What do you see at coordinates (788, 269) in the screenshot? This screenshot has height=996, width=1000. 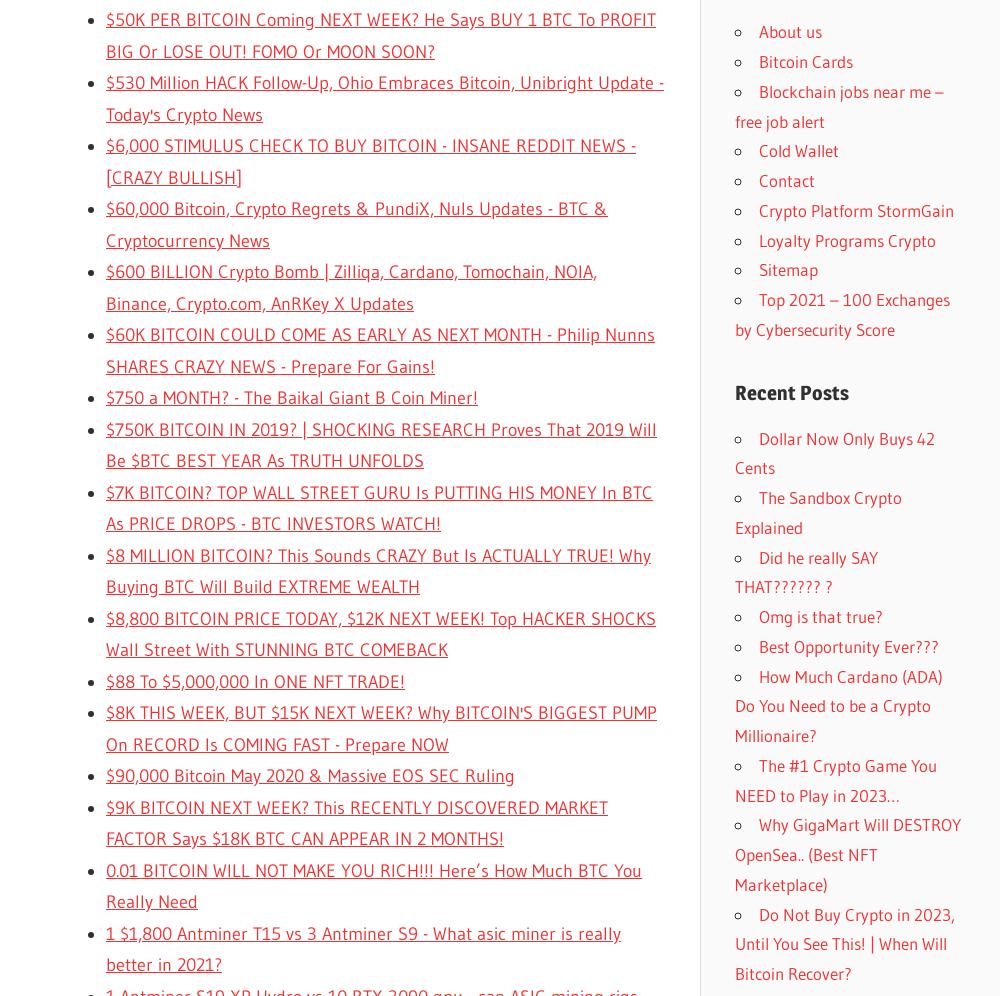 I see `'Sitemap'` at bounding box center [788, 269].